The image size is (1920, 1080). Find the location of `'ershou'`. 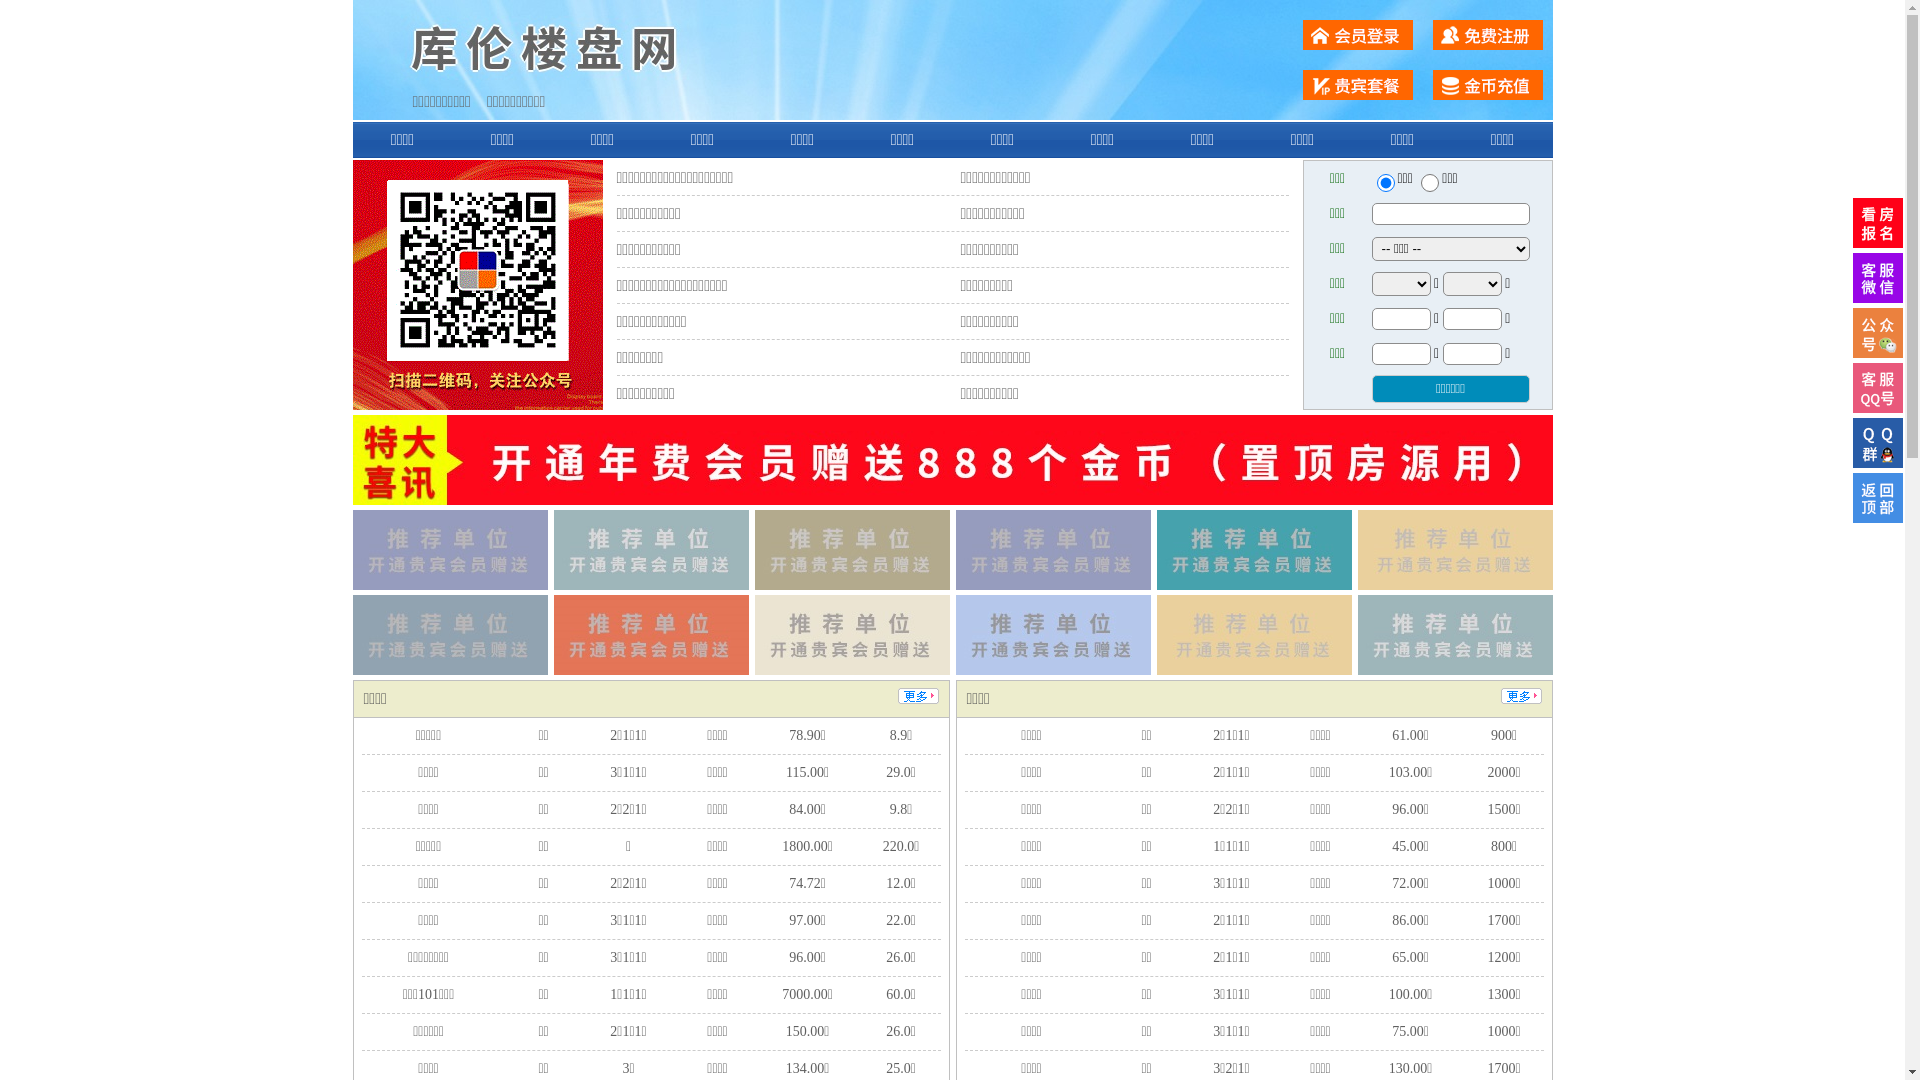

'ershou' is located at coordinates (1384, 182).